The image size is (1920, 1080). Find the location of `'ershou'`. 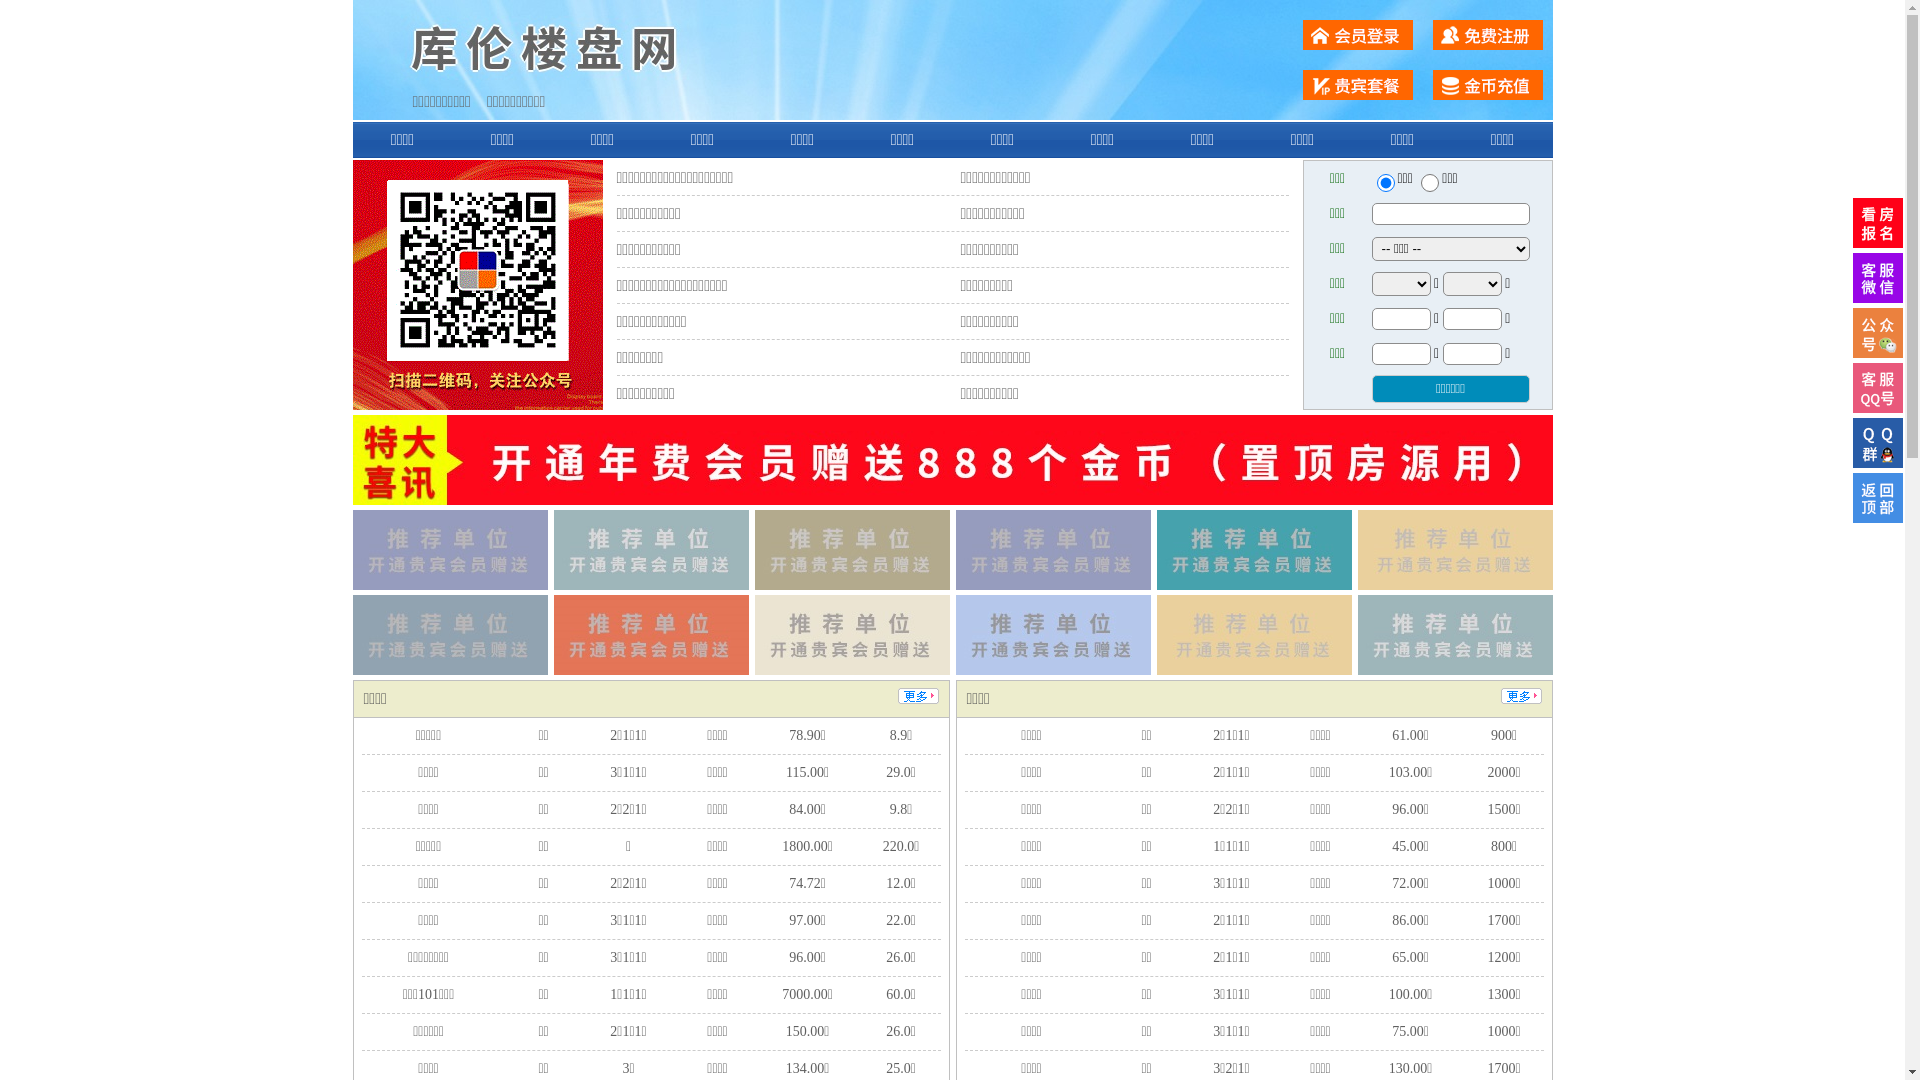

'ershou' is located at coordinates (1384, 182).